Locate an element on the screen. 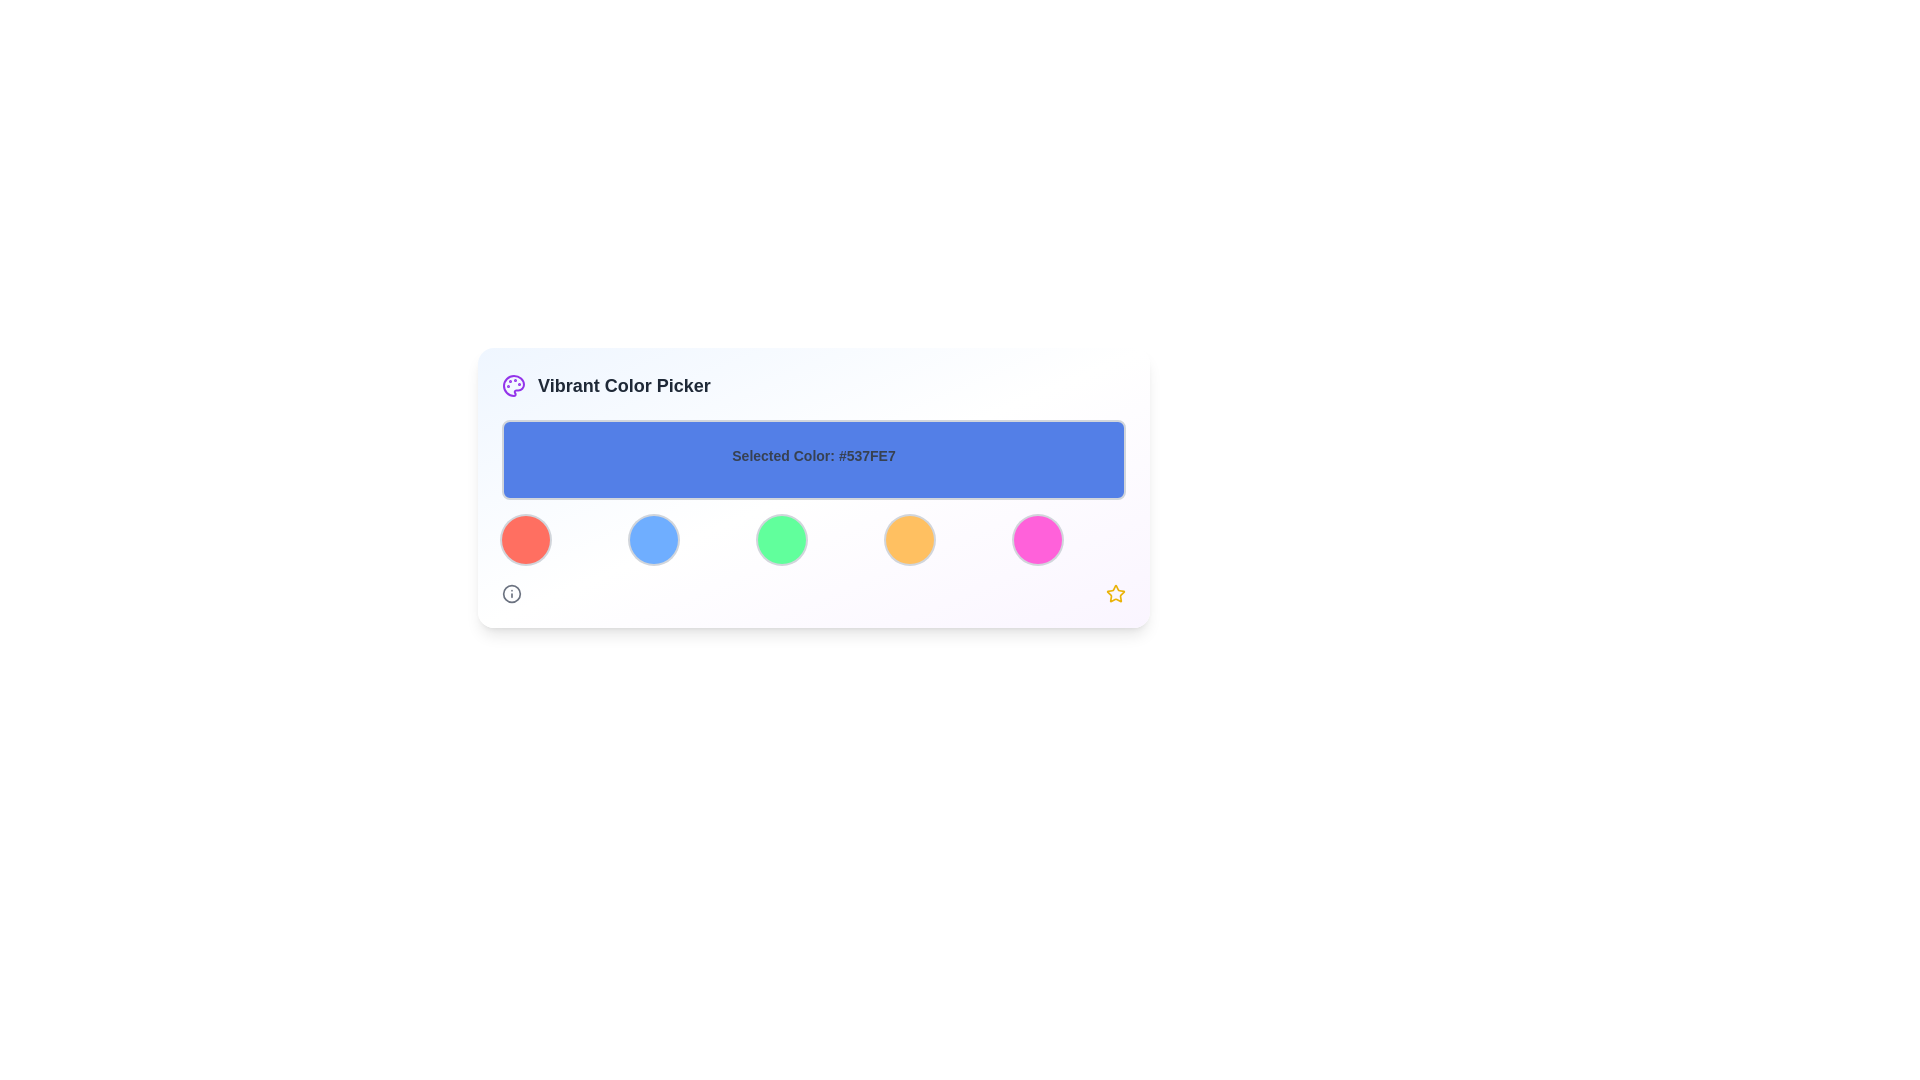 The image size is (1920, 1080). the third circular button (green) in the horizontal grid of the 'Vibrant Color Picker' panel is located at coordinates (814, 540).